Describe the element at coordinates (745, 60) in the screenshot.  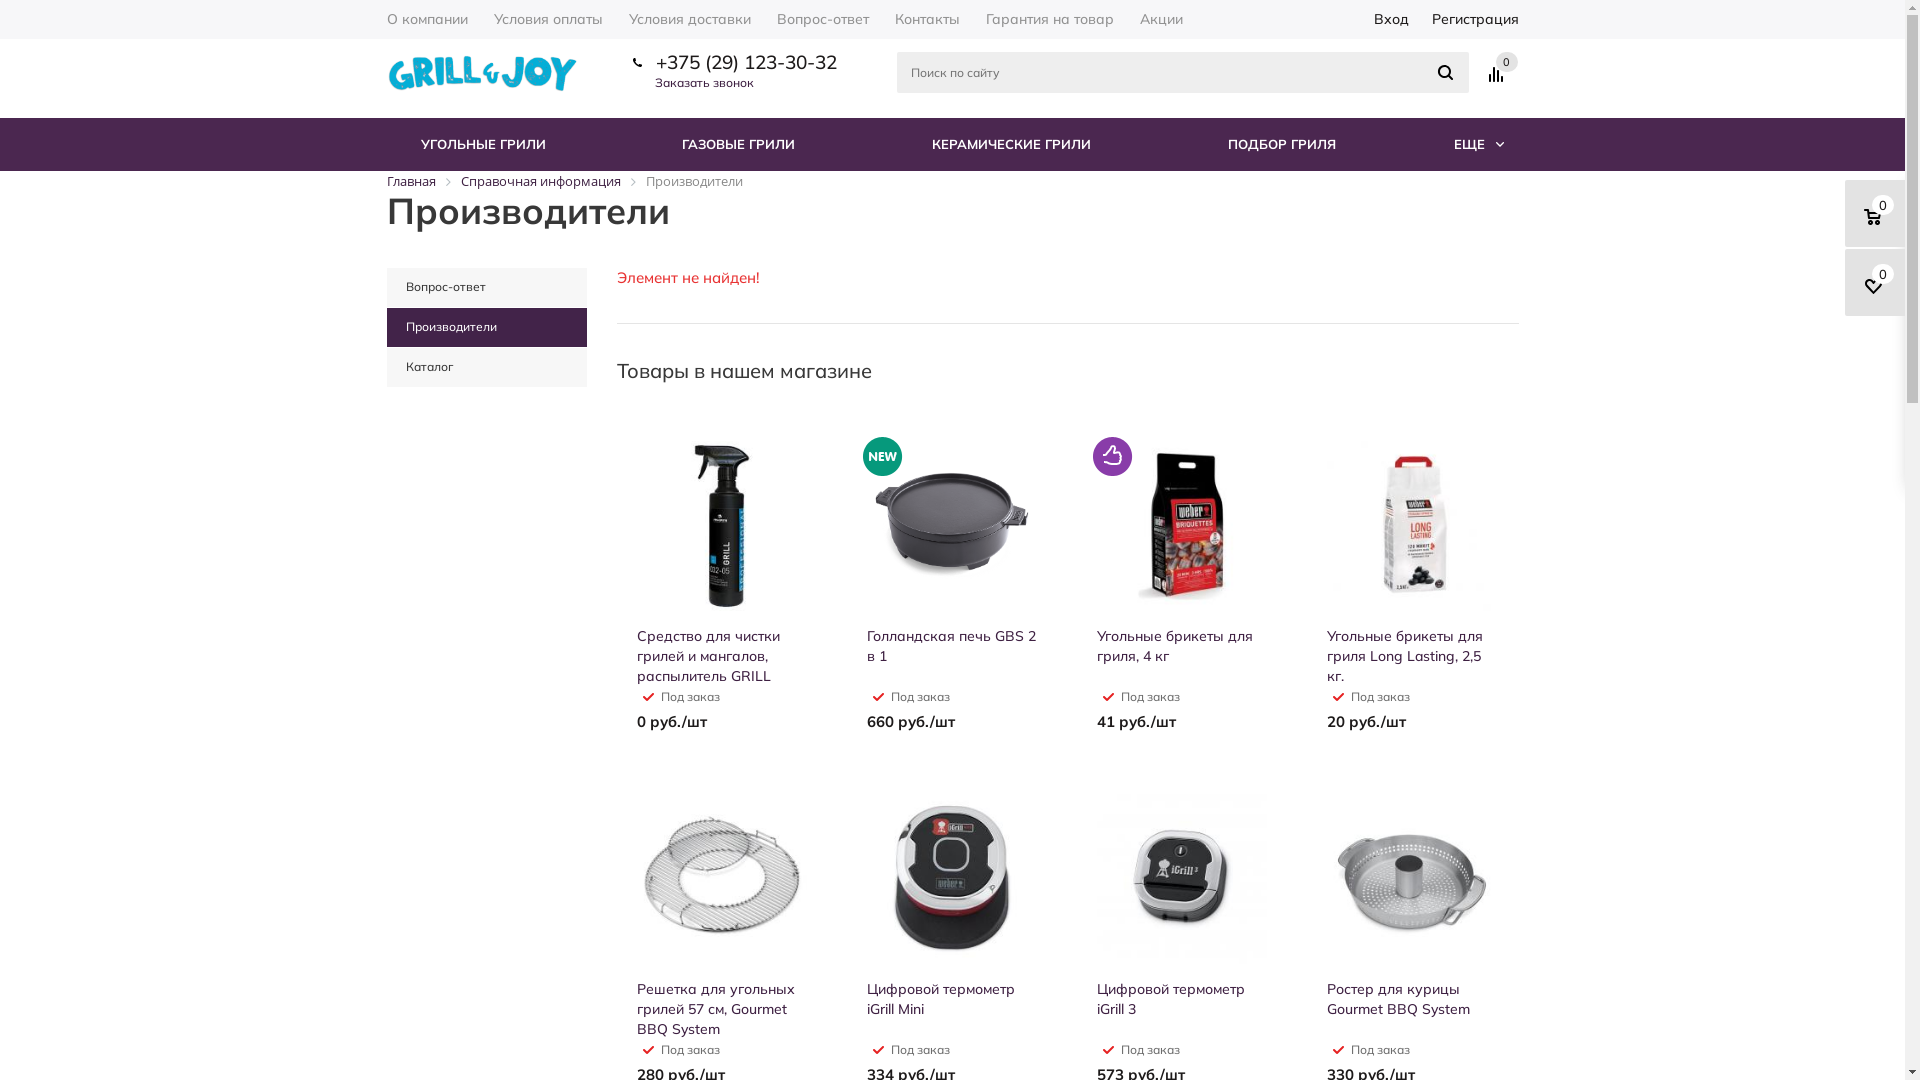
I see `'+375 (29) 123-30-32'` at that location.